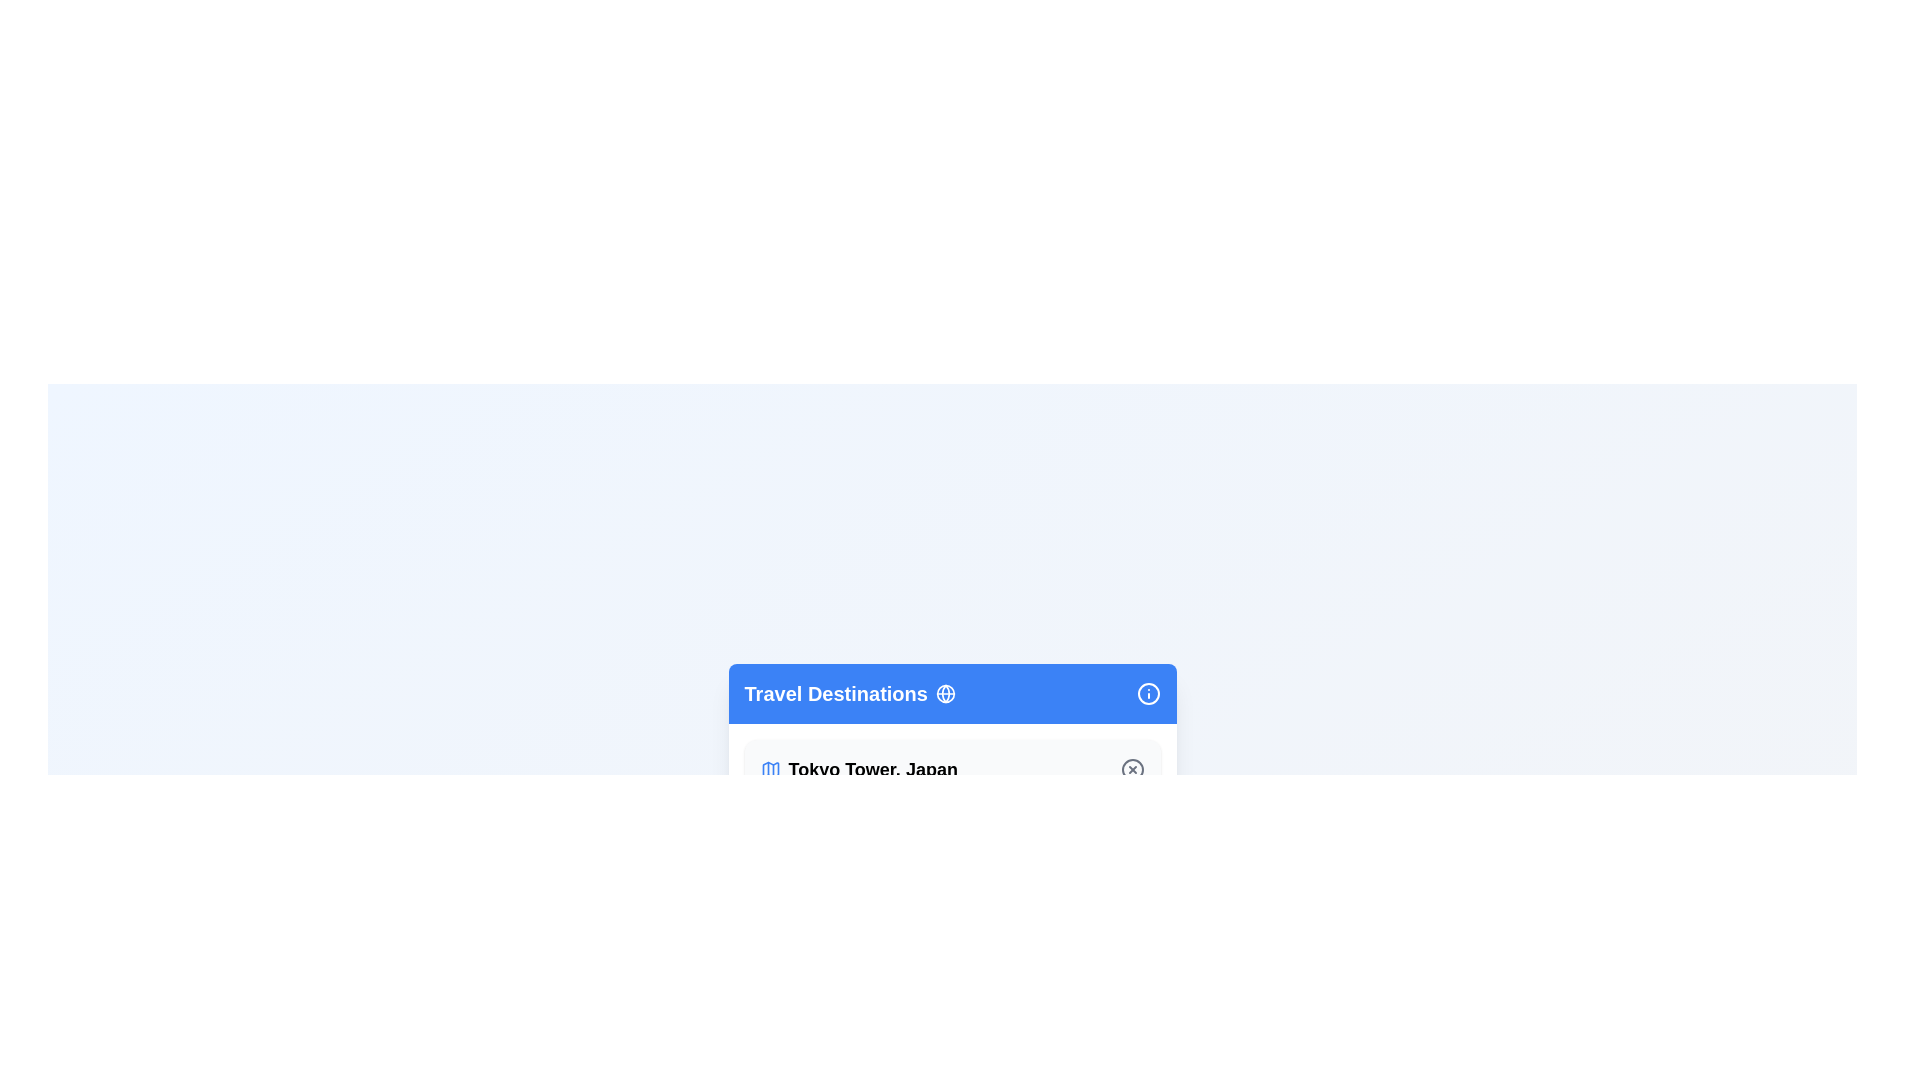 The width and height of the screenshot is (1920, 1080). Describe the element at coordinates (944, 693) in the screenshot. I see `the circular line forming a partial ellipse that resembles a globe, located within the 'Travel Destinations' card, immediately to the right of the title 'Travel Destinations.'` at that location.